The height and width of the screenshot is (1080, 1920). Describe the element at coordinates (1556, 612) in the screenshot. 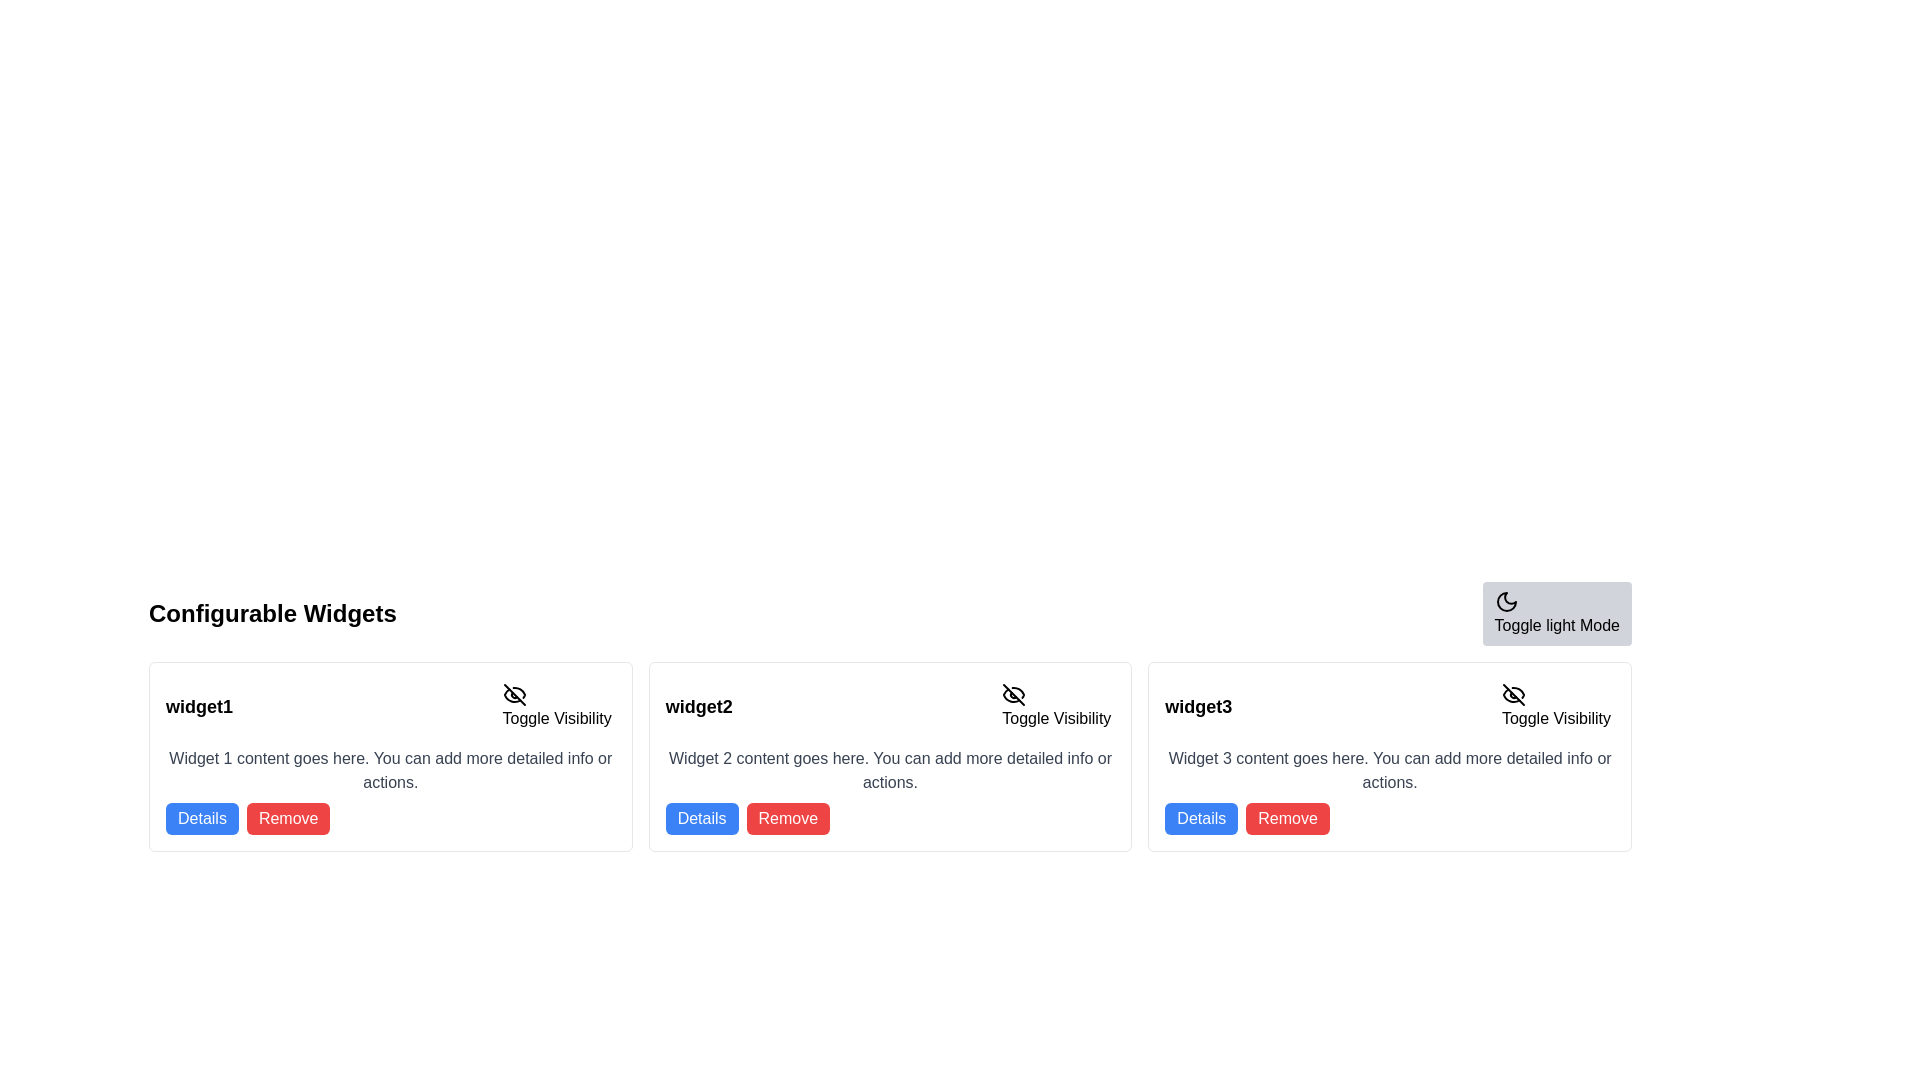

I see `the rectangular button labeled 'Toggle light Mode' with a crescent moon icon, located at the top-right corner of the 'Configurable Widgets' section` at that location.